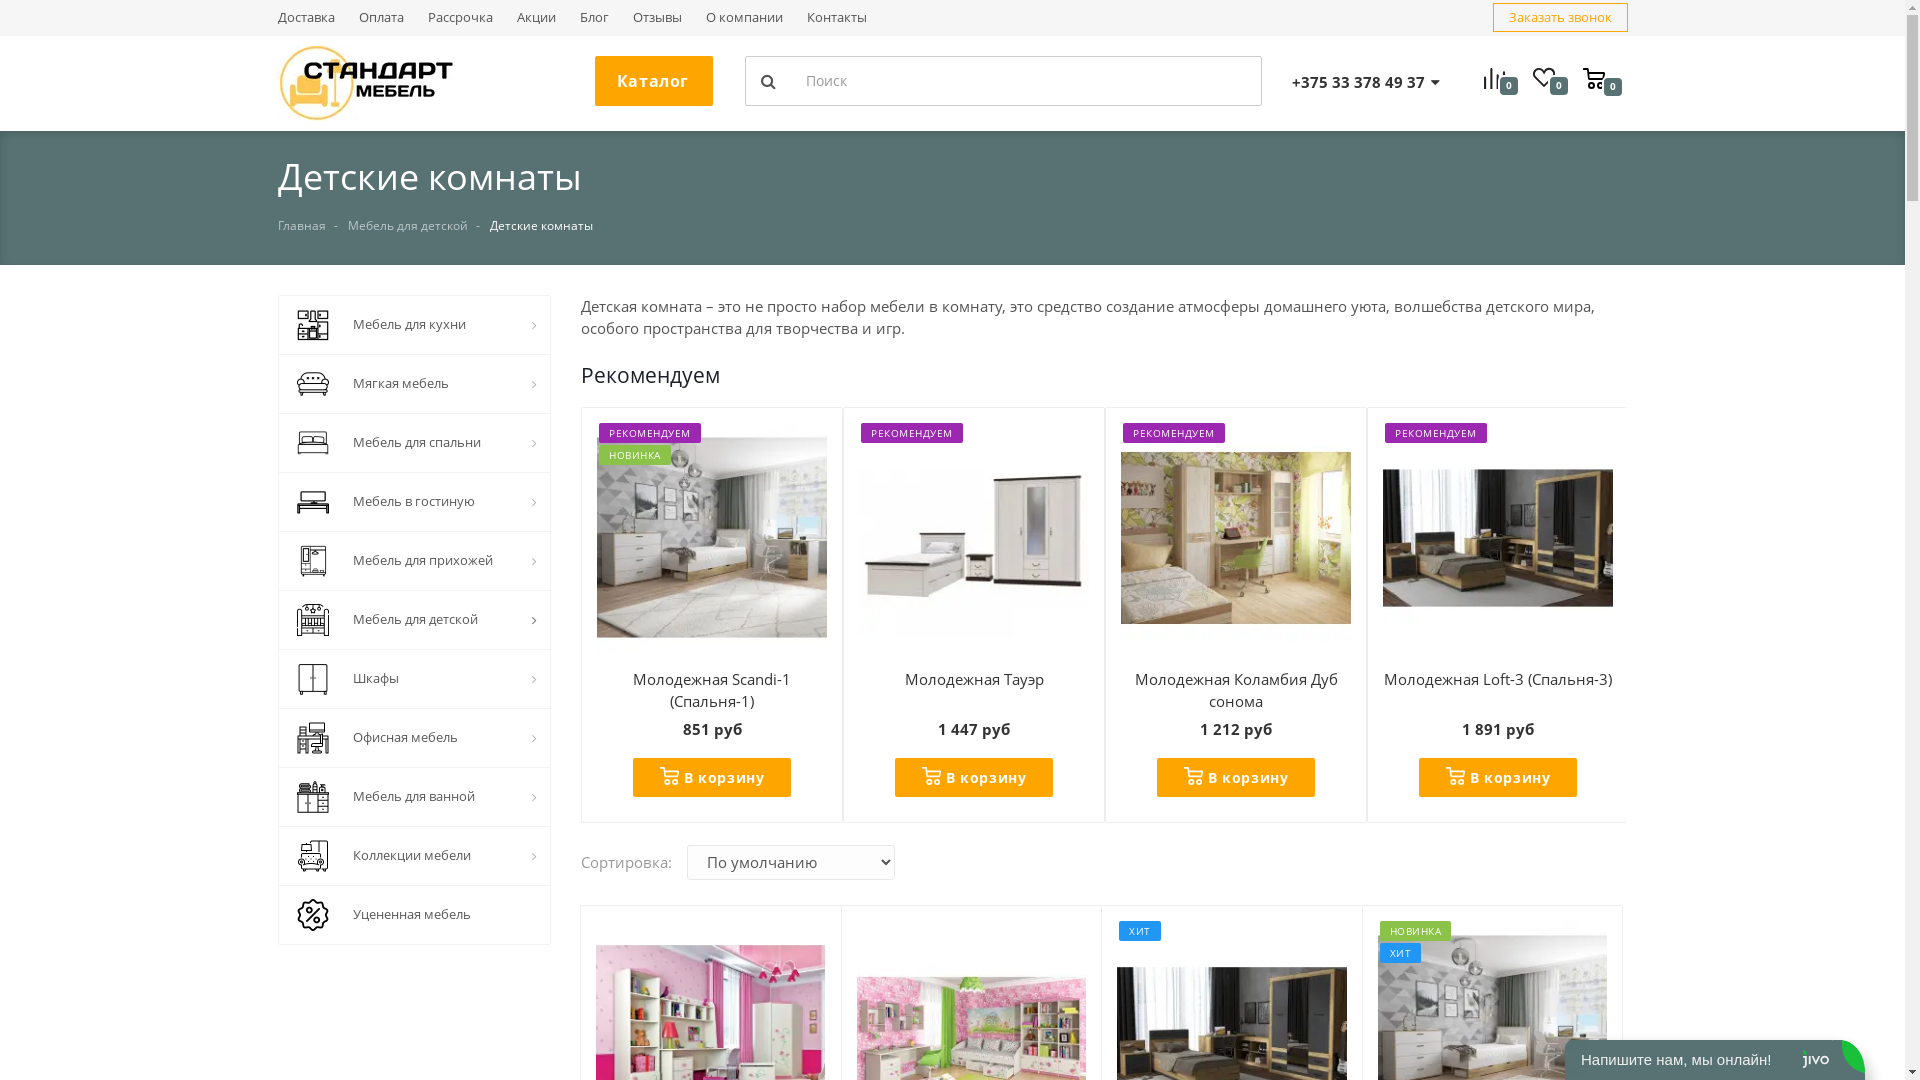 This screenshot has width=1920, height=1080. Describe the element at coordinates (1602, 76) in the screenshot. I see `'0'` at that location.